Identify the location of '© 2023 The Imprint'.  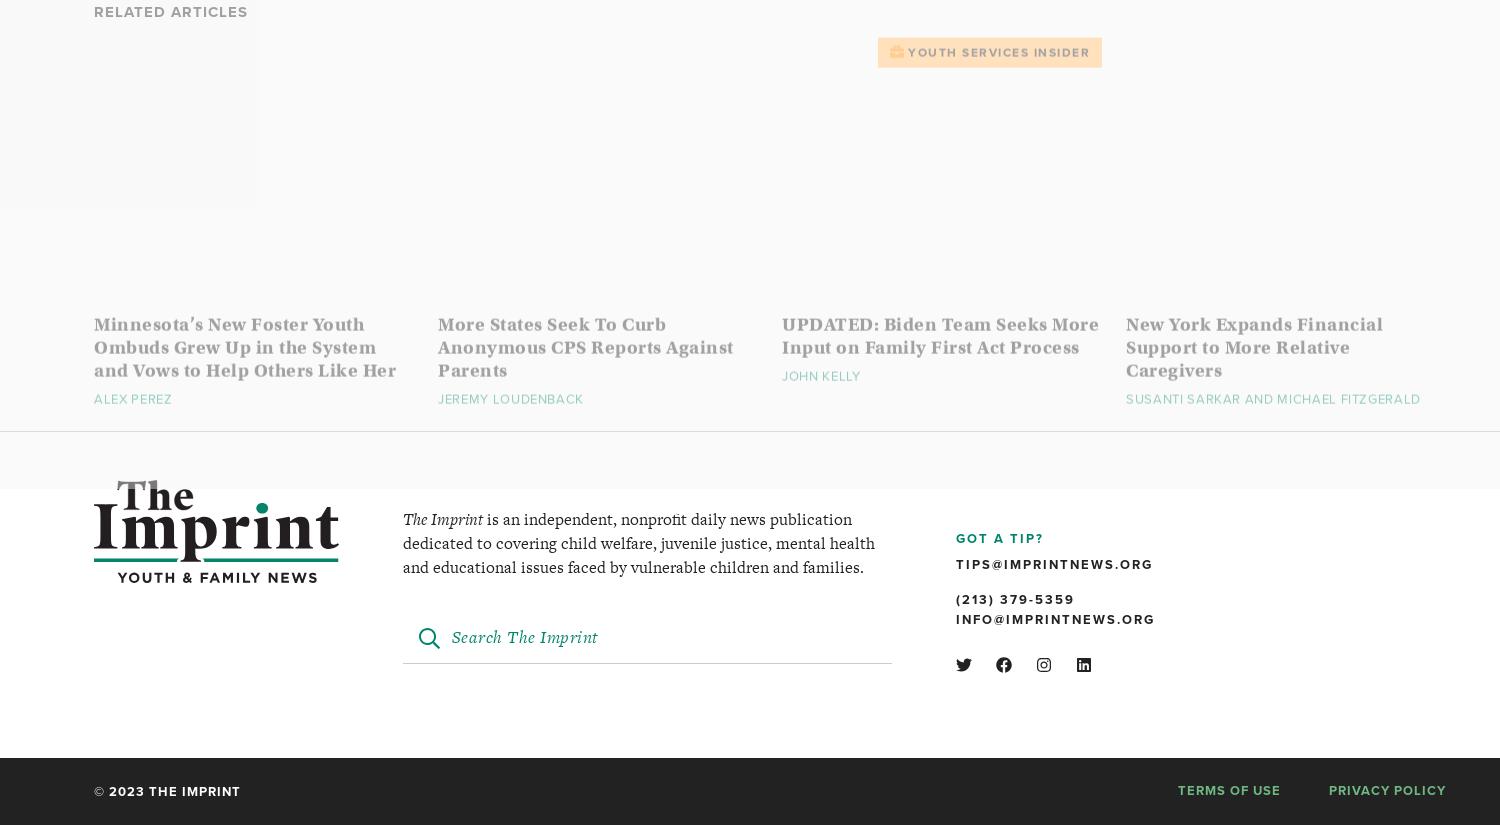
(167, 791).